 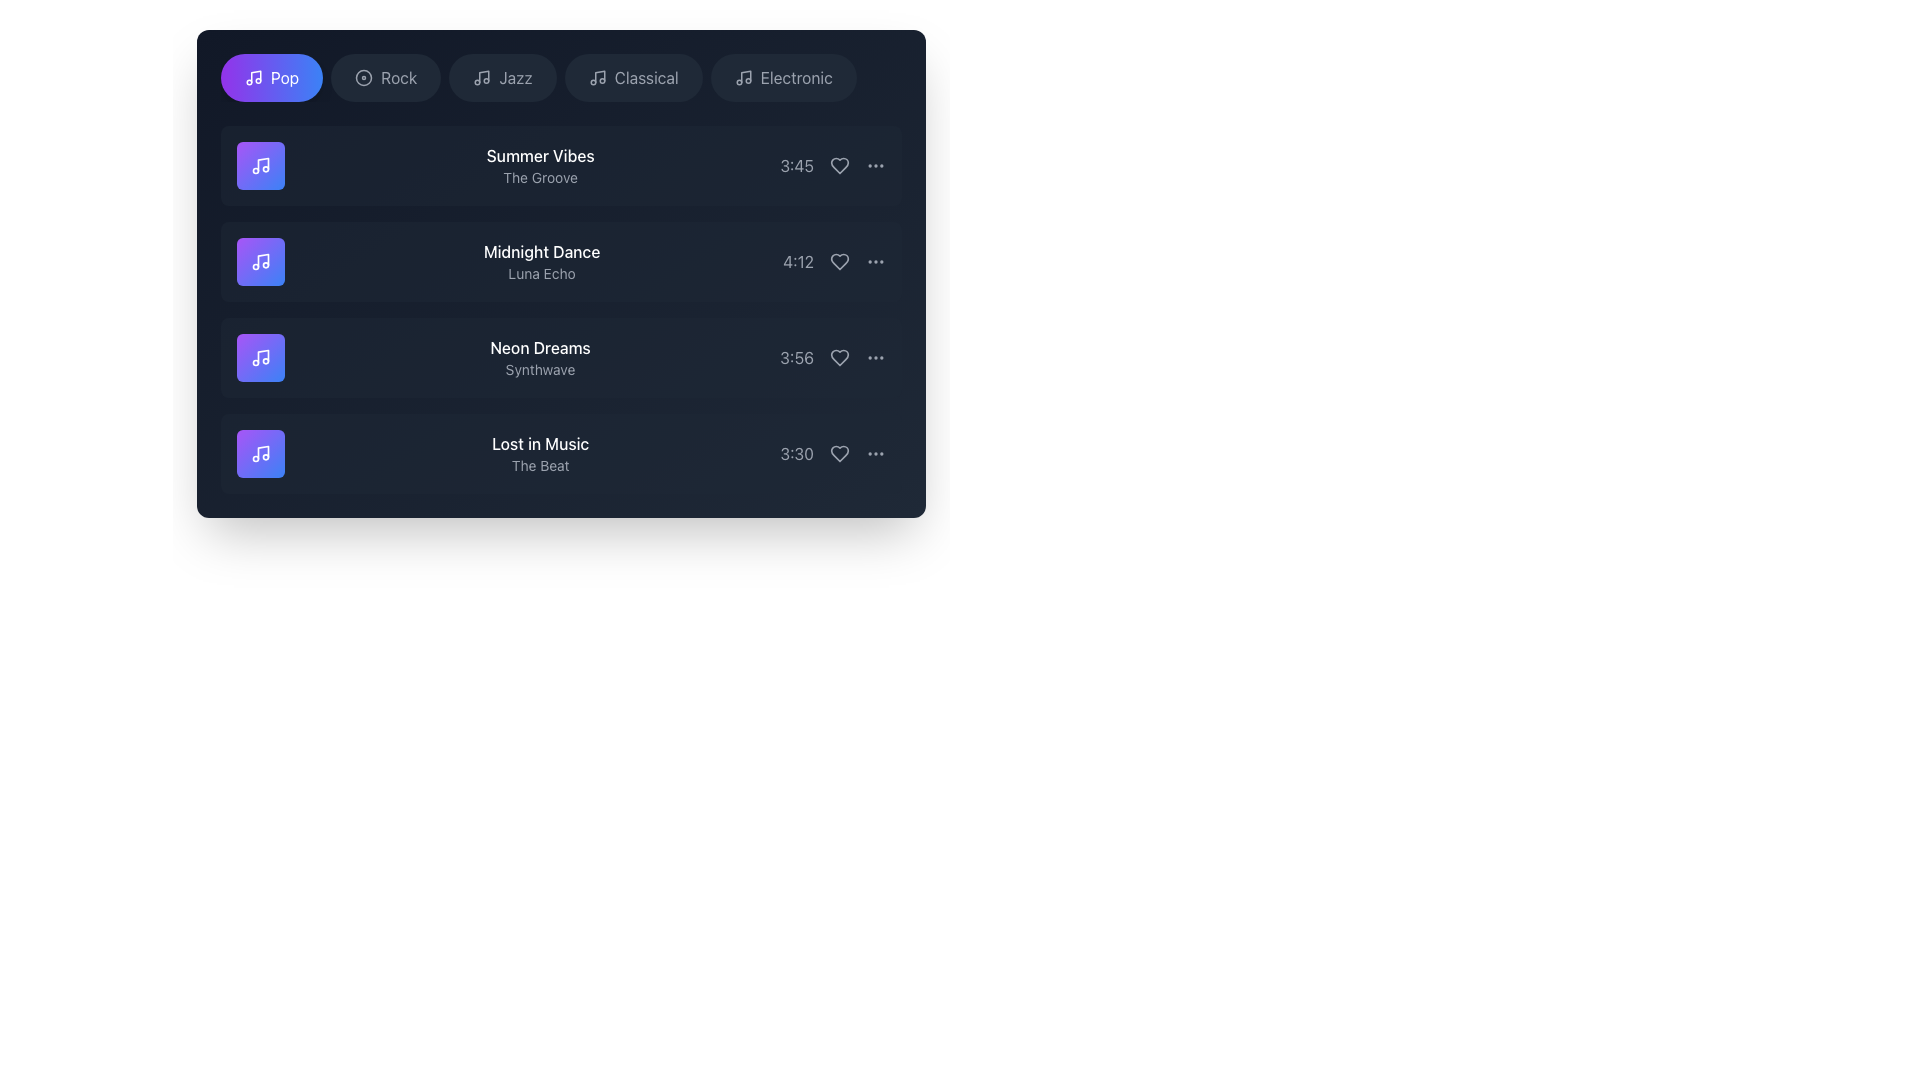 What do you see at coordinates (259, 357) in the screenshot?
I see `the music or audio content icon located in the third row, positioned to the left of the text 'Neon Dreams' and 'Synthwave'` at bounding box center [259, 357].